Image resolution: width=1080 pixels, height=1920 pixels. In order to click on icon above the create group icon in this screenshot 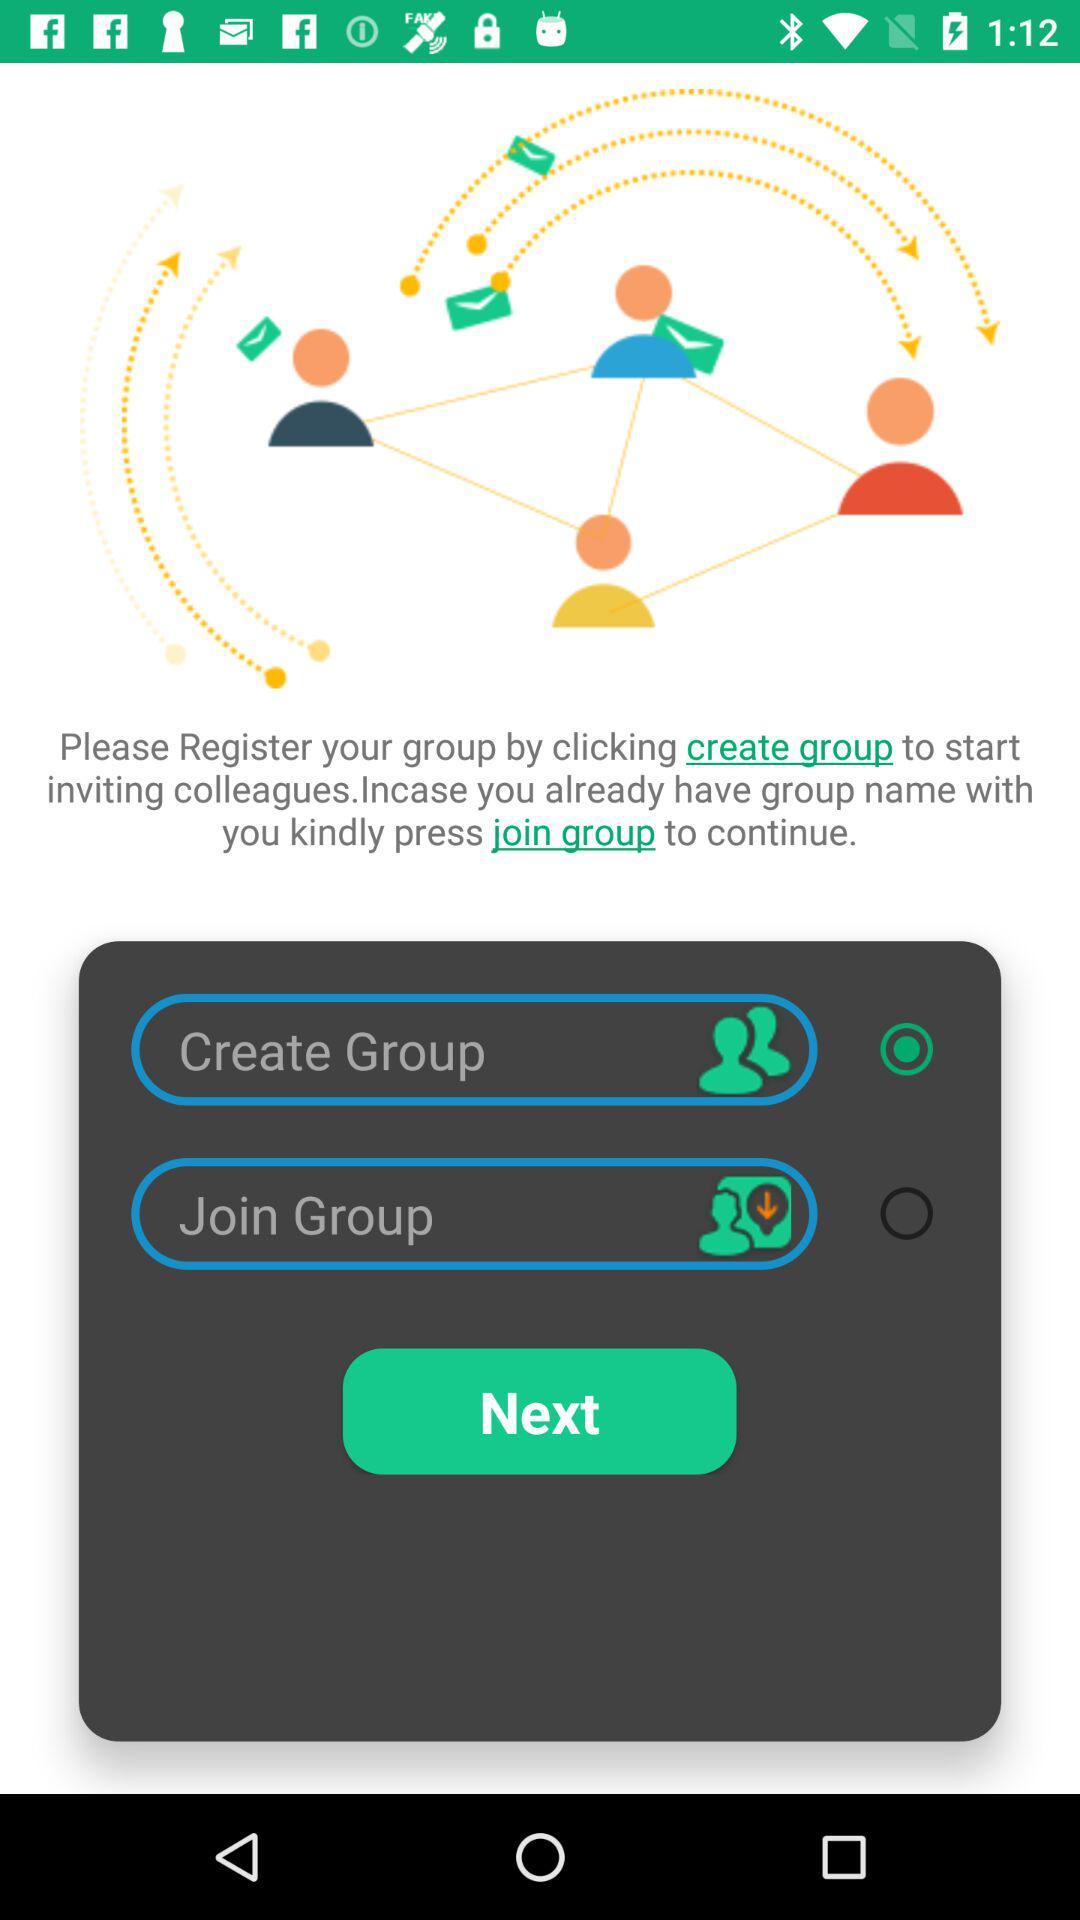, I will do `click(540, 787)`.